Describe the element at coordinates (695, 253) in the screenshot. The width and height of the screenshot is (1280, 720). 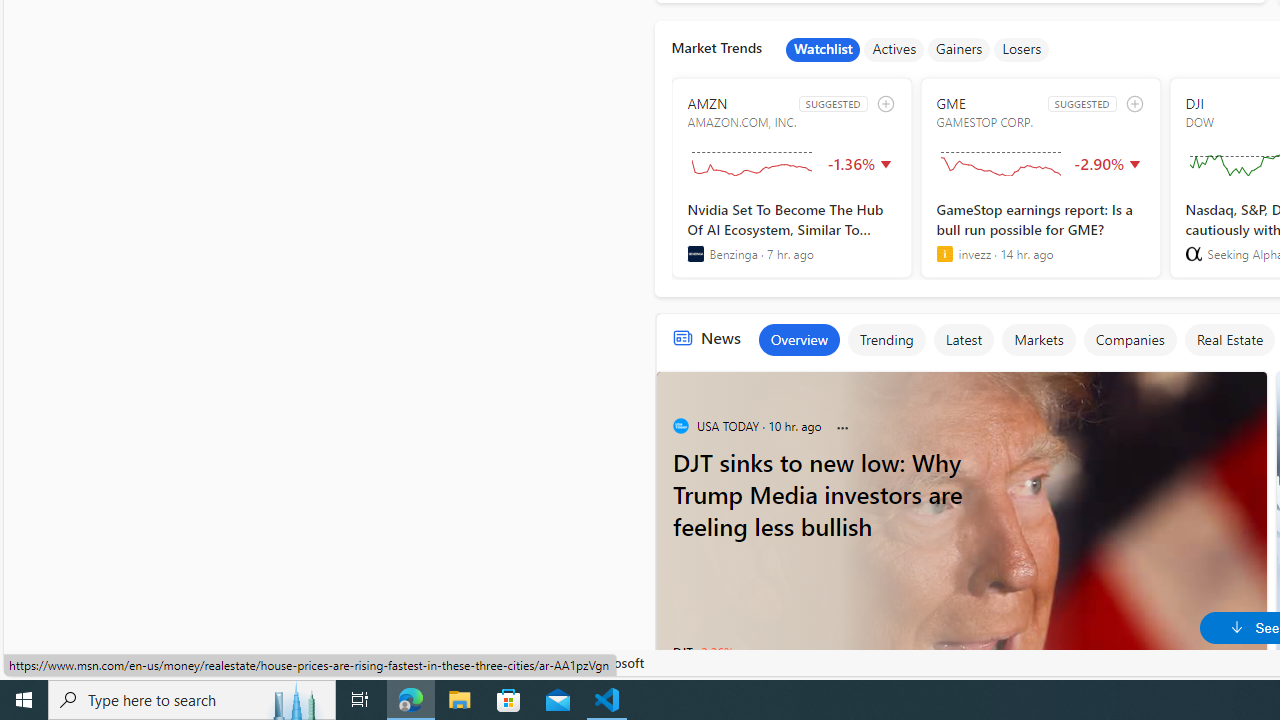
I see `'Benzinga'` at that location.